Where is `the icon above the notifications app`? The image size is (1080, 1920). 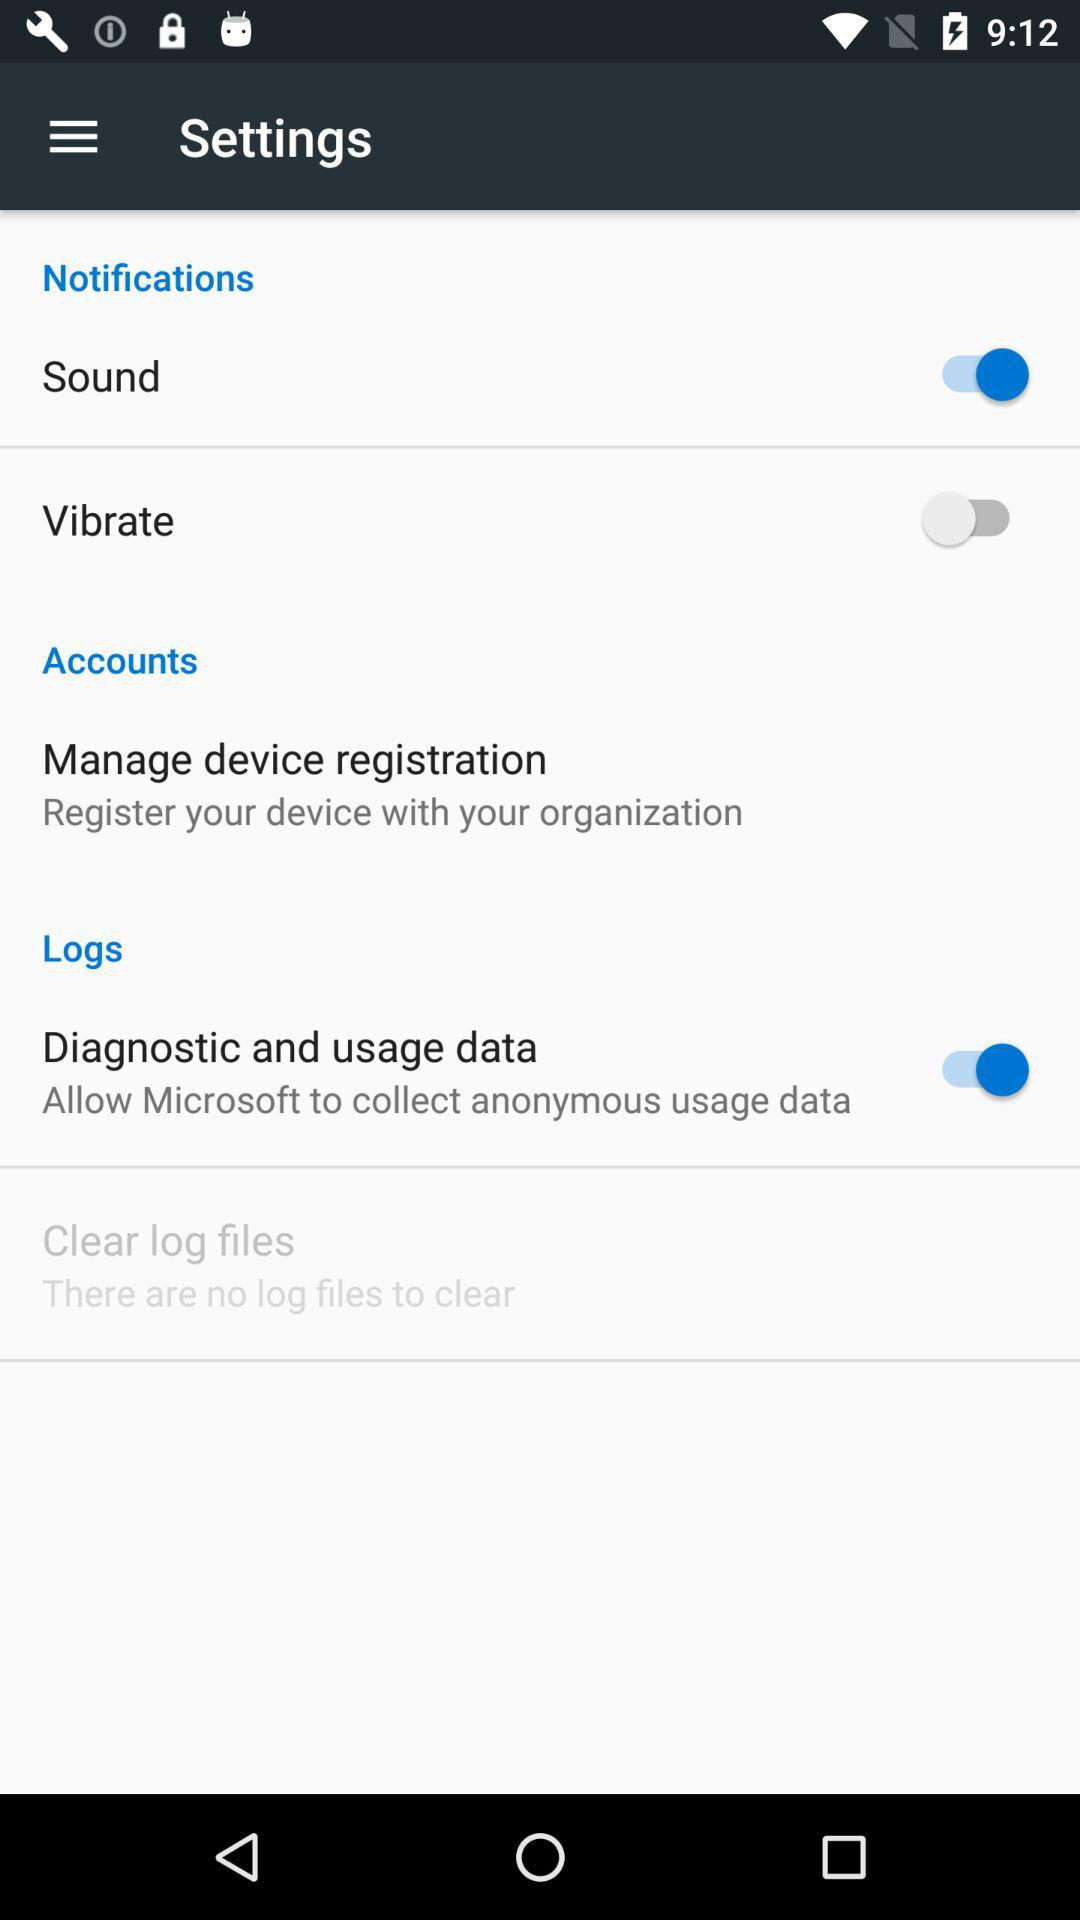 the icon above the notifications app is located at coordinates (83, 135).